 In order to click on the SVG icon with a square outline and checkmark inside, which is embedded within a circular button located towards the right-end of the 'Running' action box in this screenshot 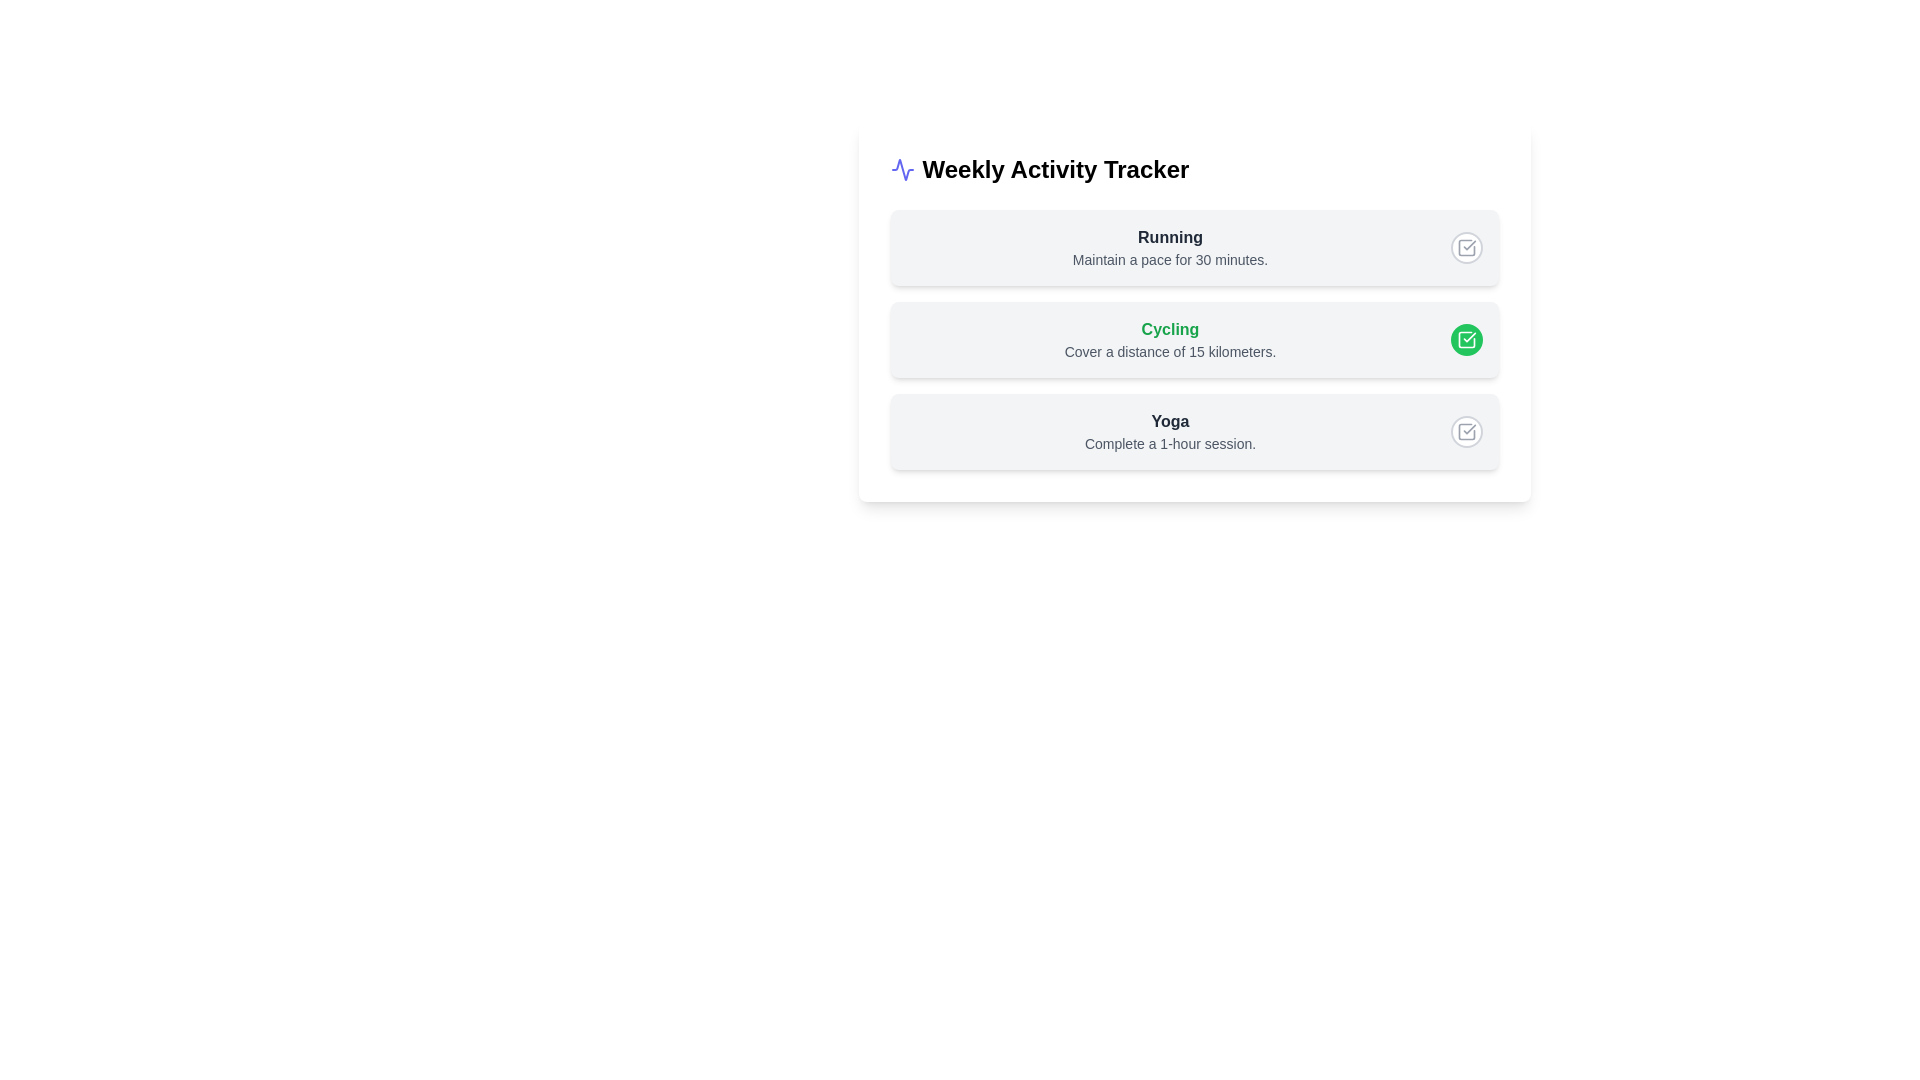, I will do `click(1466, 246)`.